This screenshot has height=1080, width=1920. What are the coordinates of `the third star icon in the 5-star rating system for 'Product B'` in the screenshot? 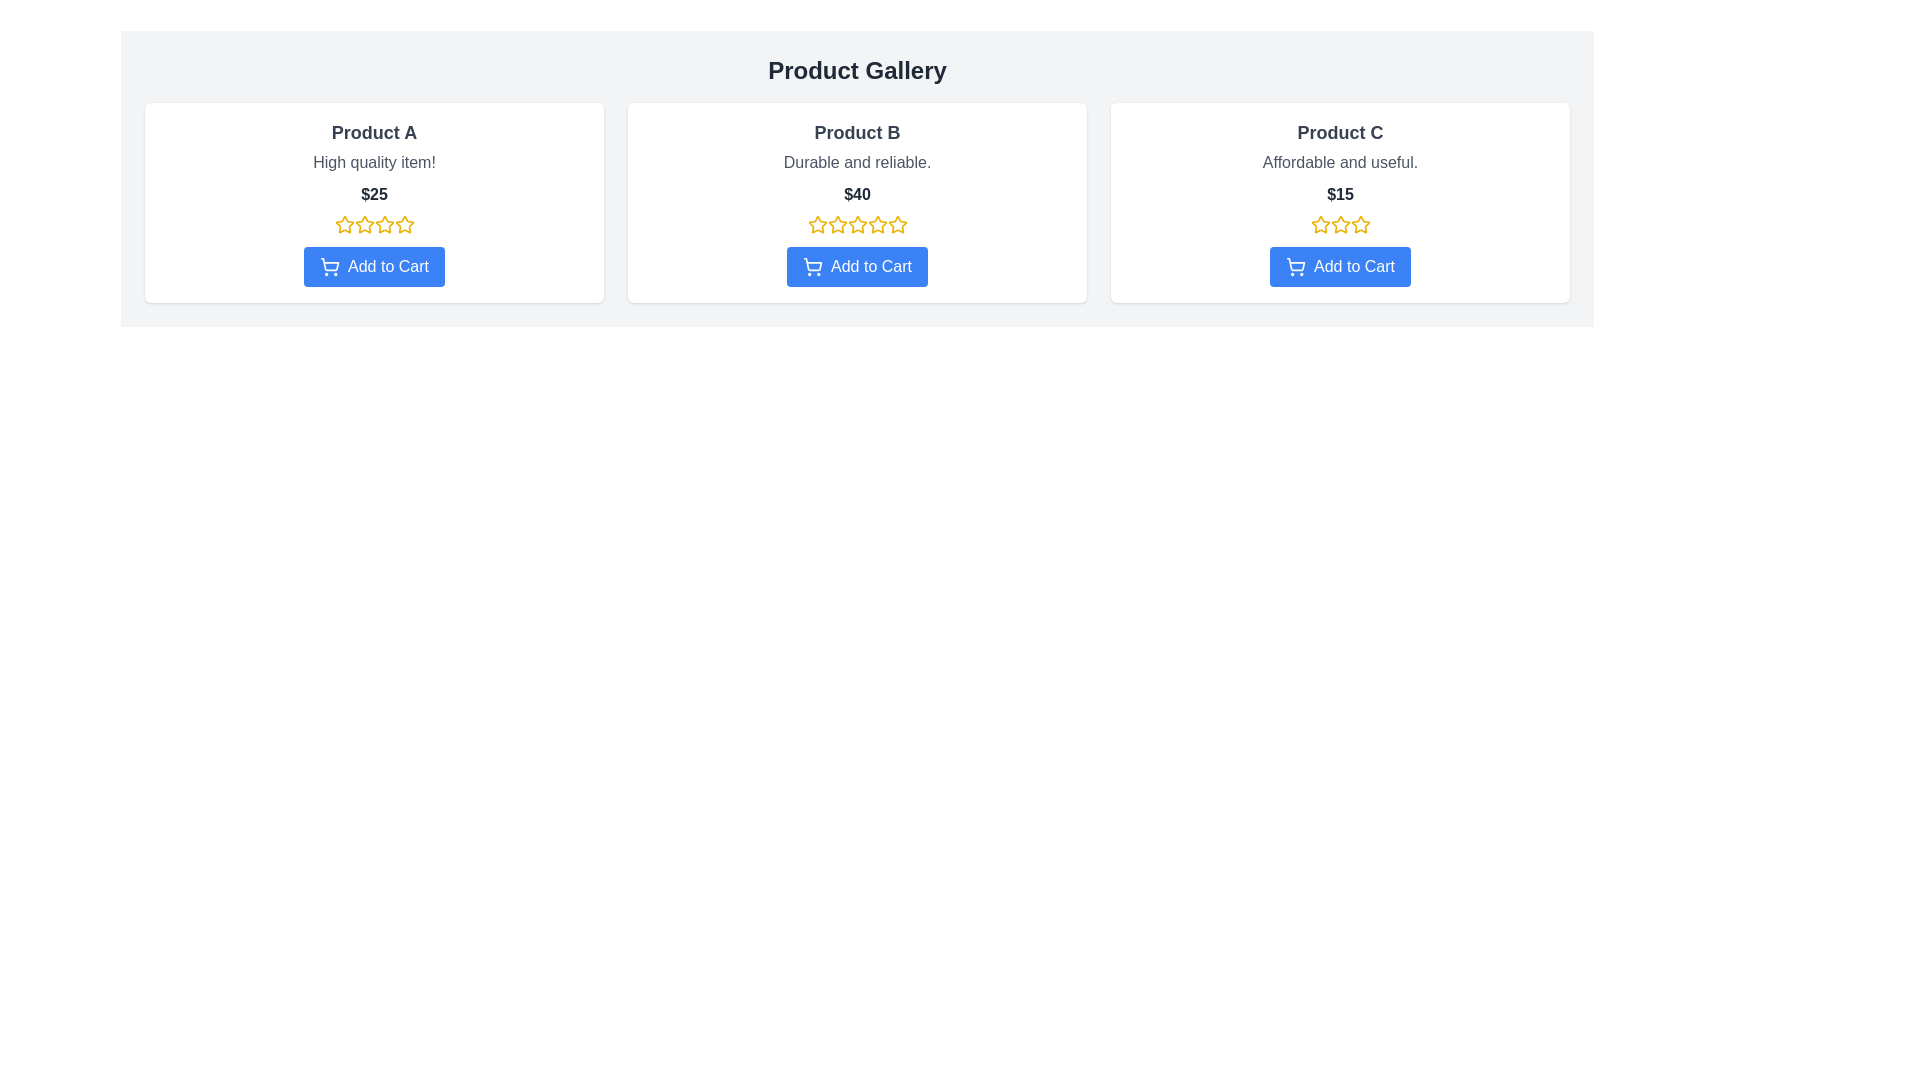 It's located at (857, 224).